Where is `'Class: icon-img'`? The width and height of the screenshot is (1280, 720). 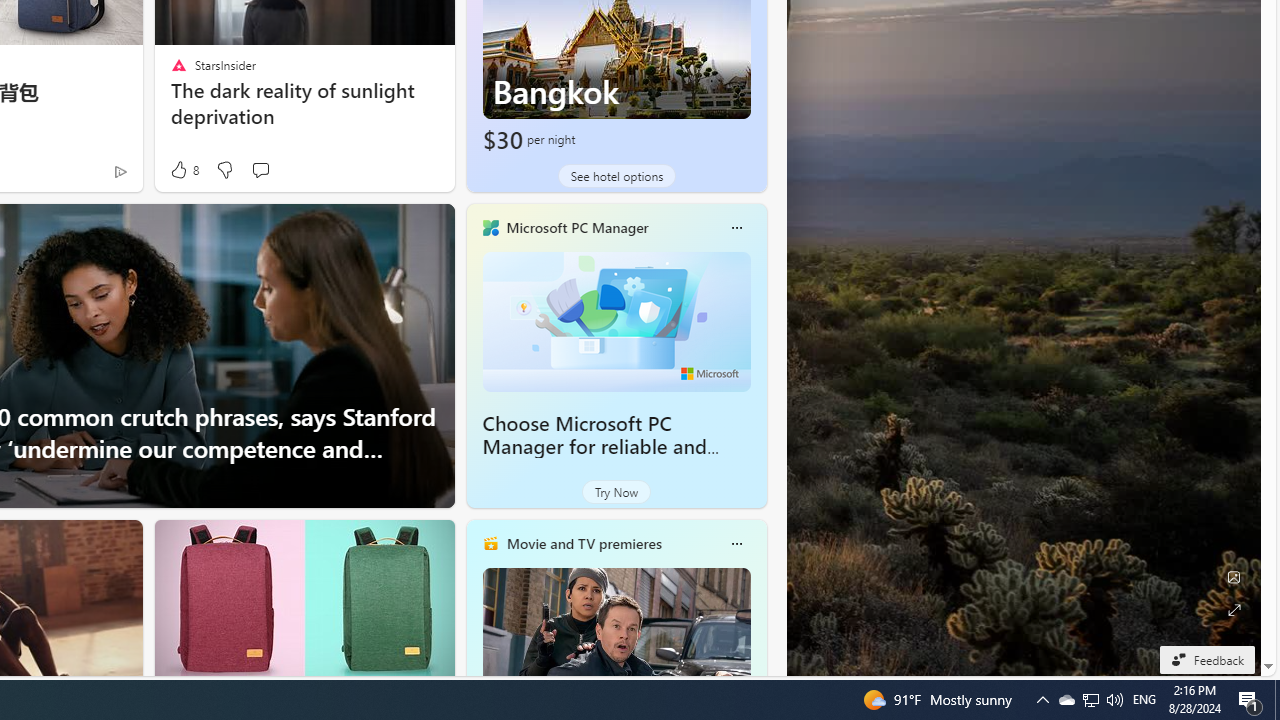 'Class: icon-img' is located at coordinates (735, 543).